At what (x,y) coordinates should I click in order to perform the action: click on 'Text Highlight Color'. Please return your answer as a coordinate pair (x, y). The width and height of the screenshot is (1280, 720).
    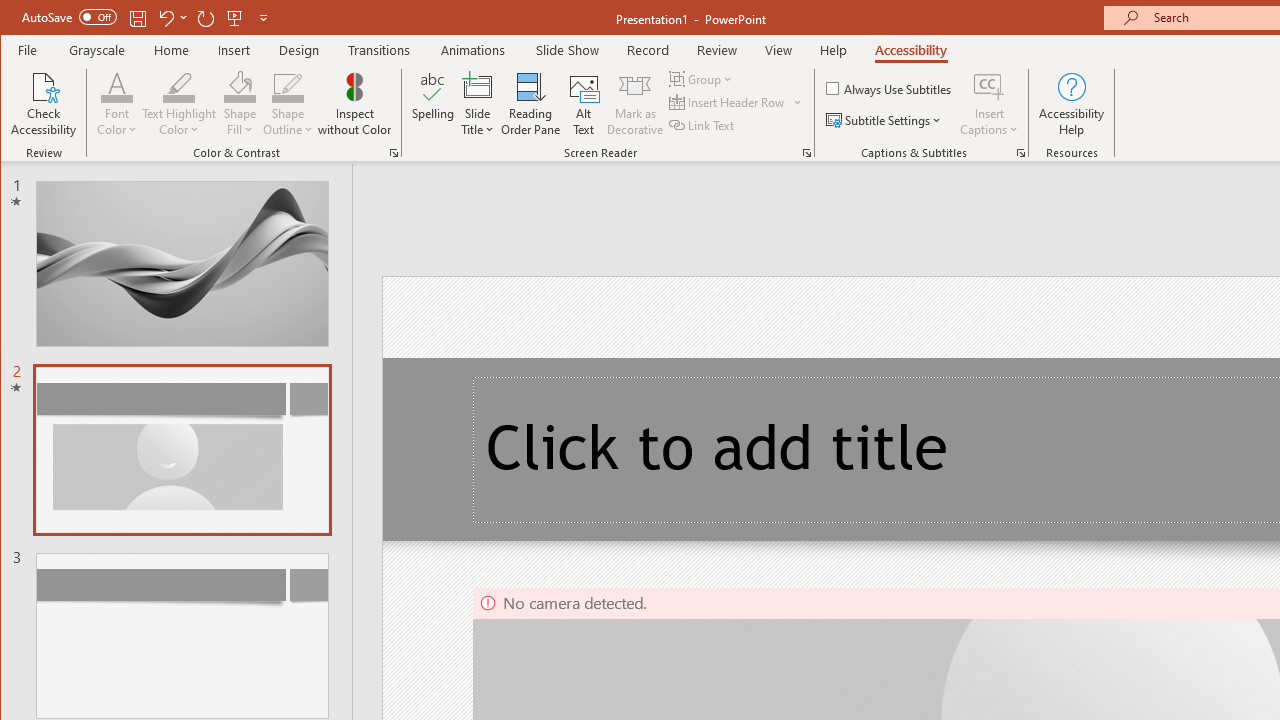
    Looking at the image, I should click on (179, 104).